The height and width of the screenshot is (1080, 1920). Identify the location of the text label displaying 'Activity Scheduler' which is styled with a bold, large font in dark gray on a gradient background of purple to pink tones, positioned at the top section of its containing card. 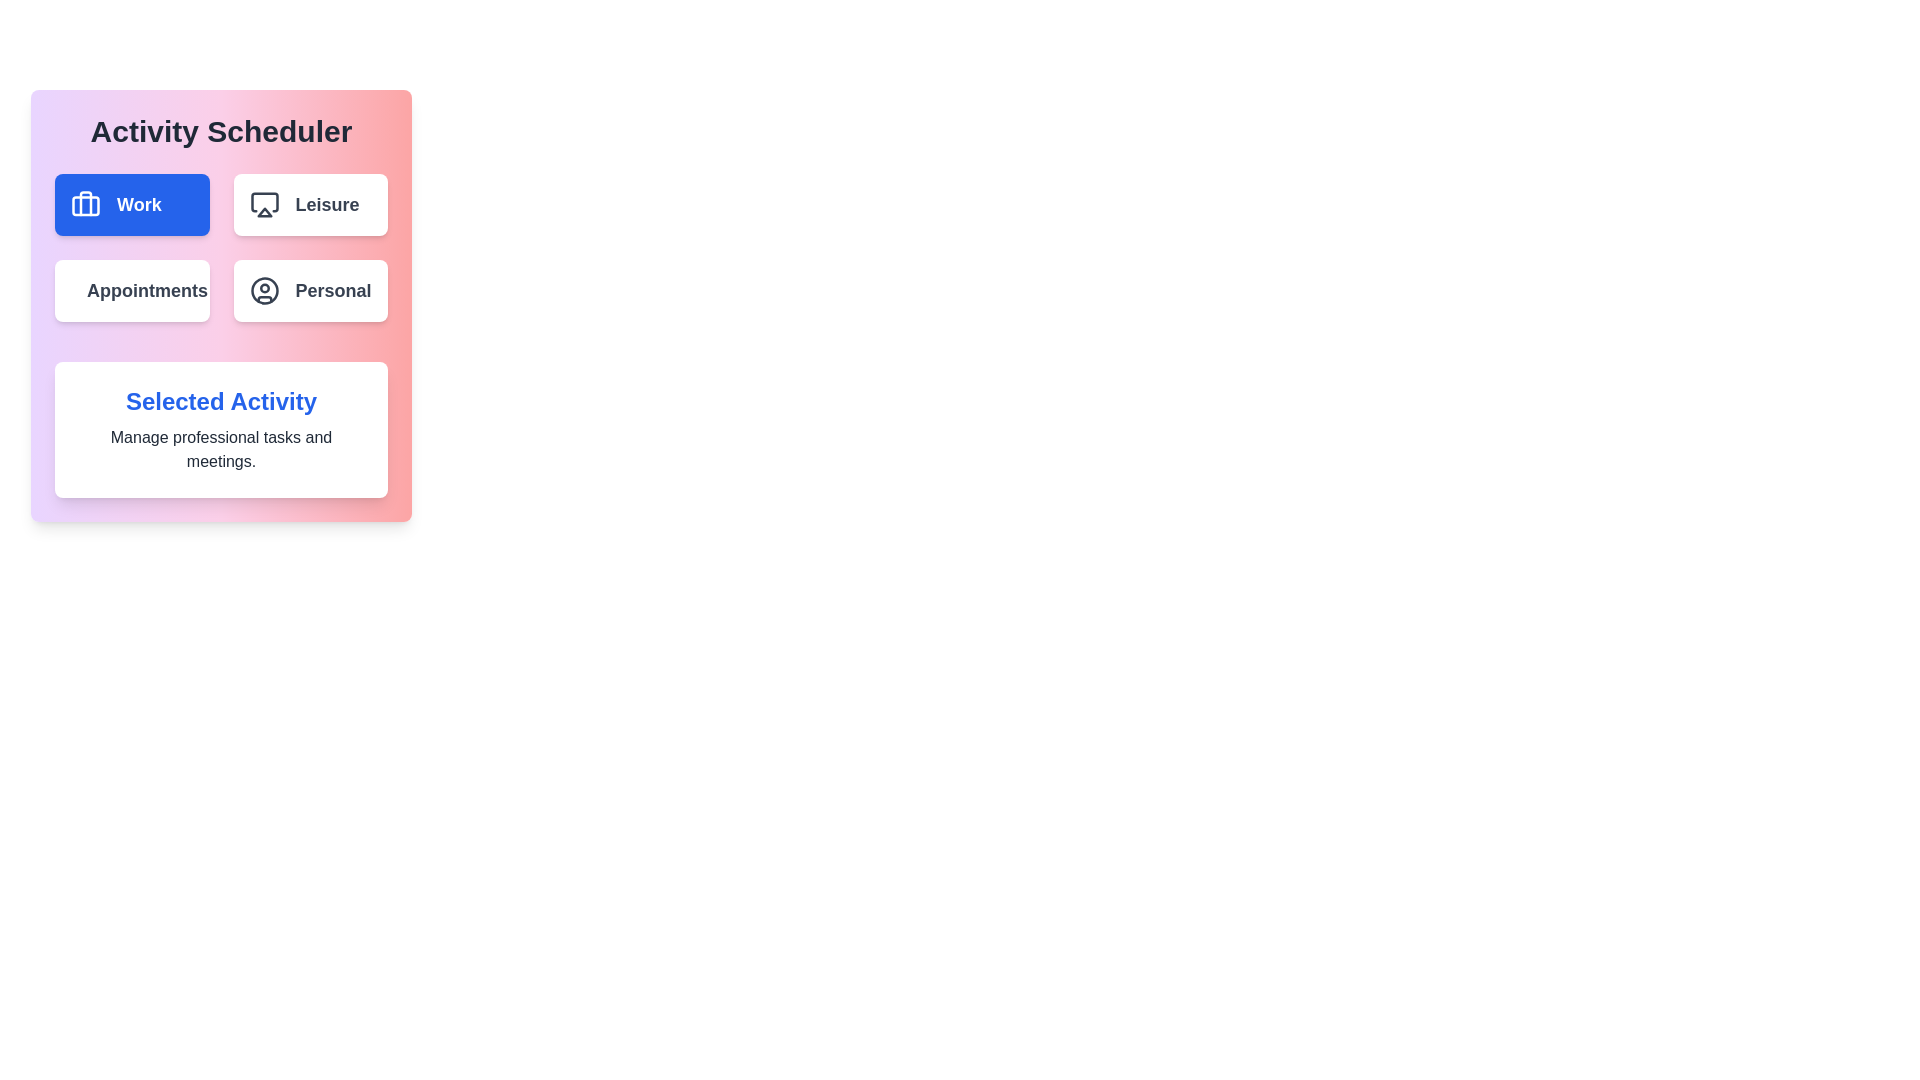
(221, 131).